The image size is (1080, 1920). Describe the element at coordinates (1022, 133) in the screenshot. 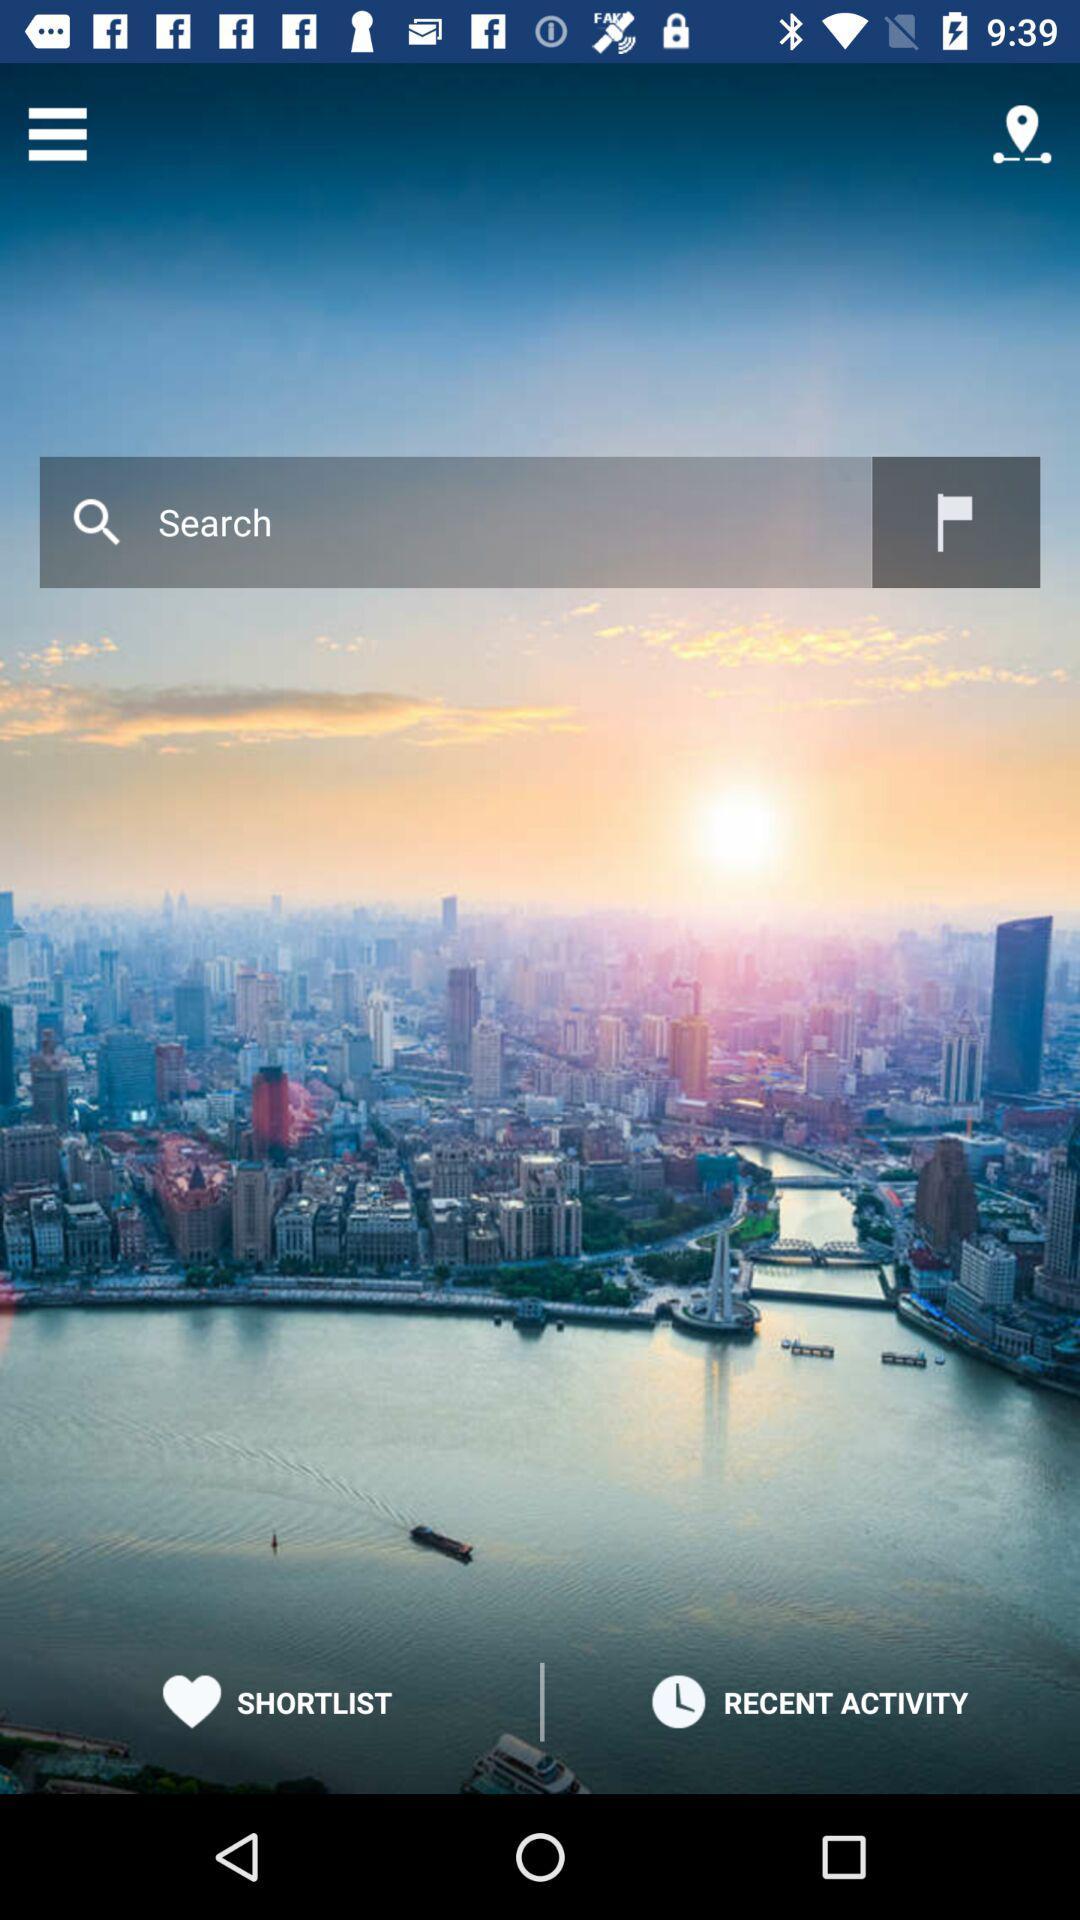

I see `location option` at that location.